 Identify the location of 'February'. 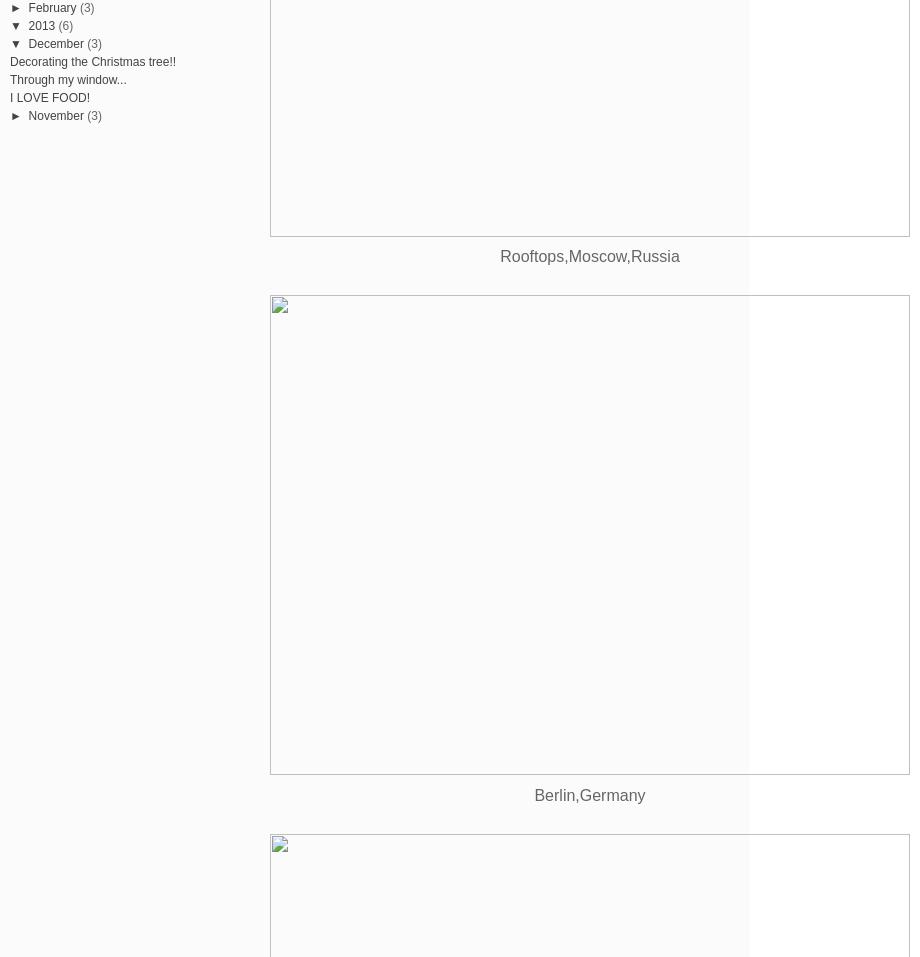
(51, 5).